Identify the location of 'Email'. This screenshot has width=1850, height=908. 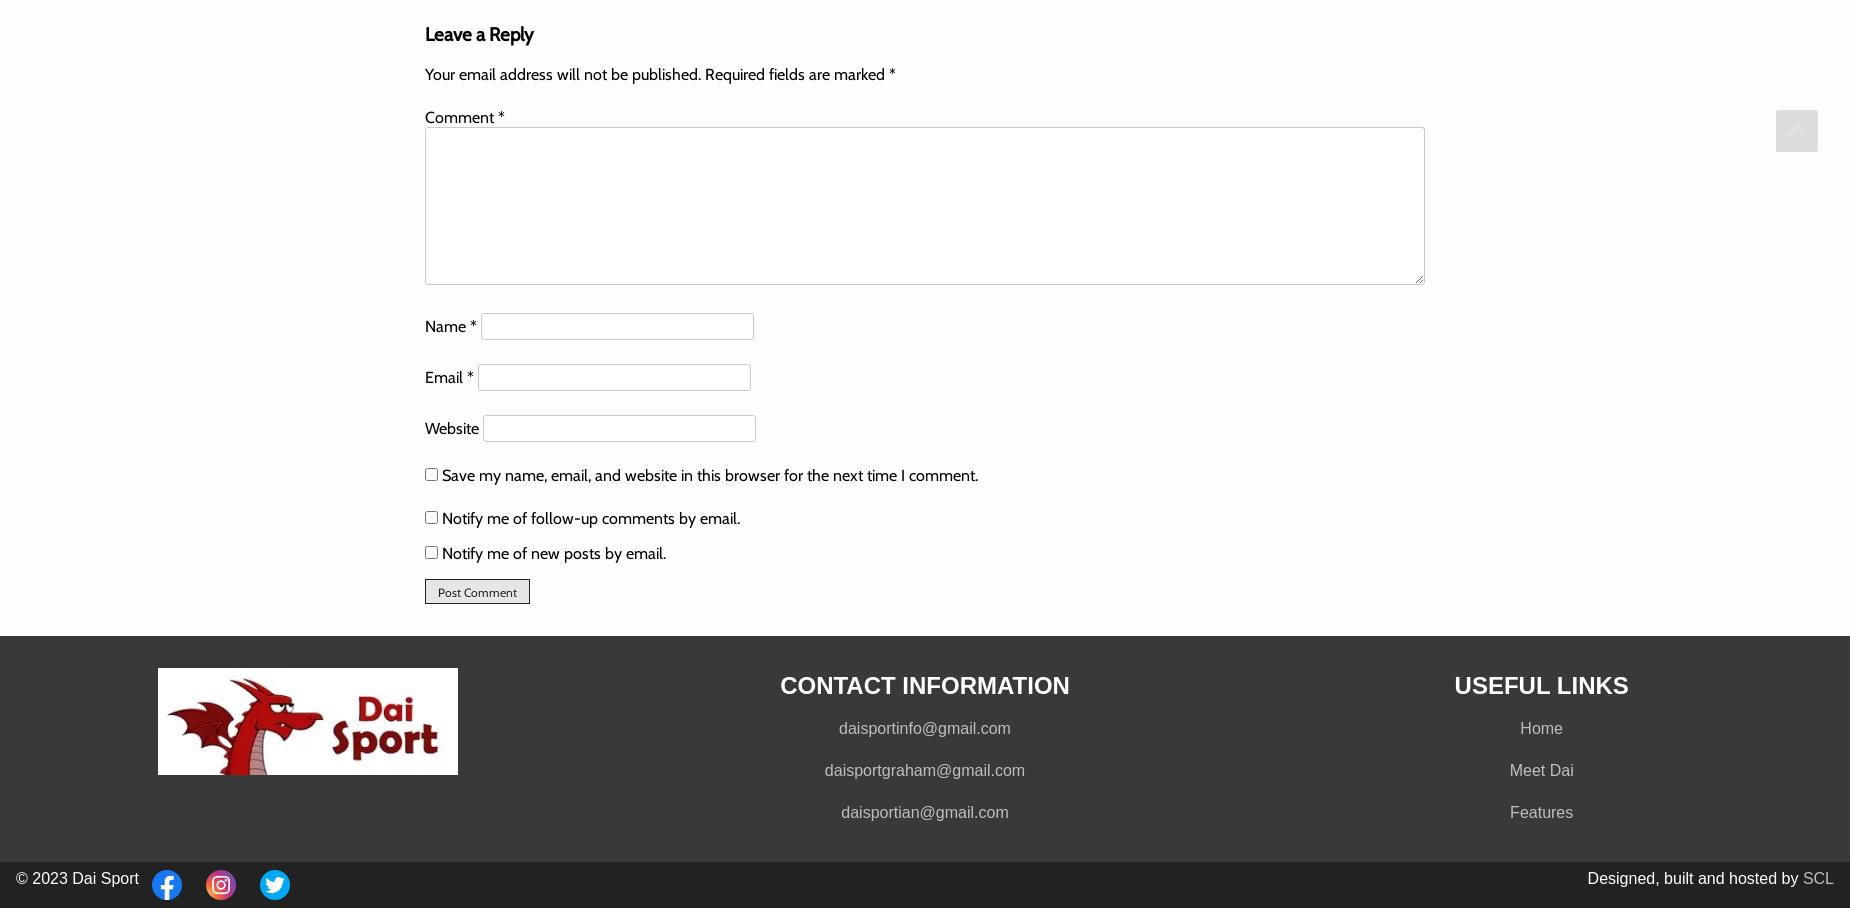
(445, 376).